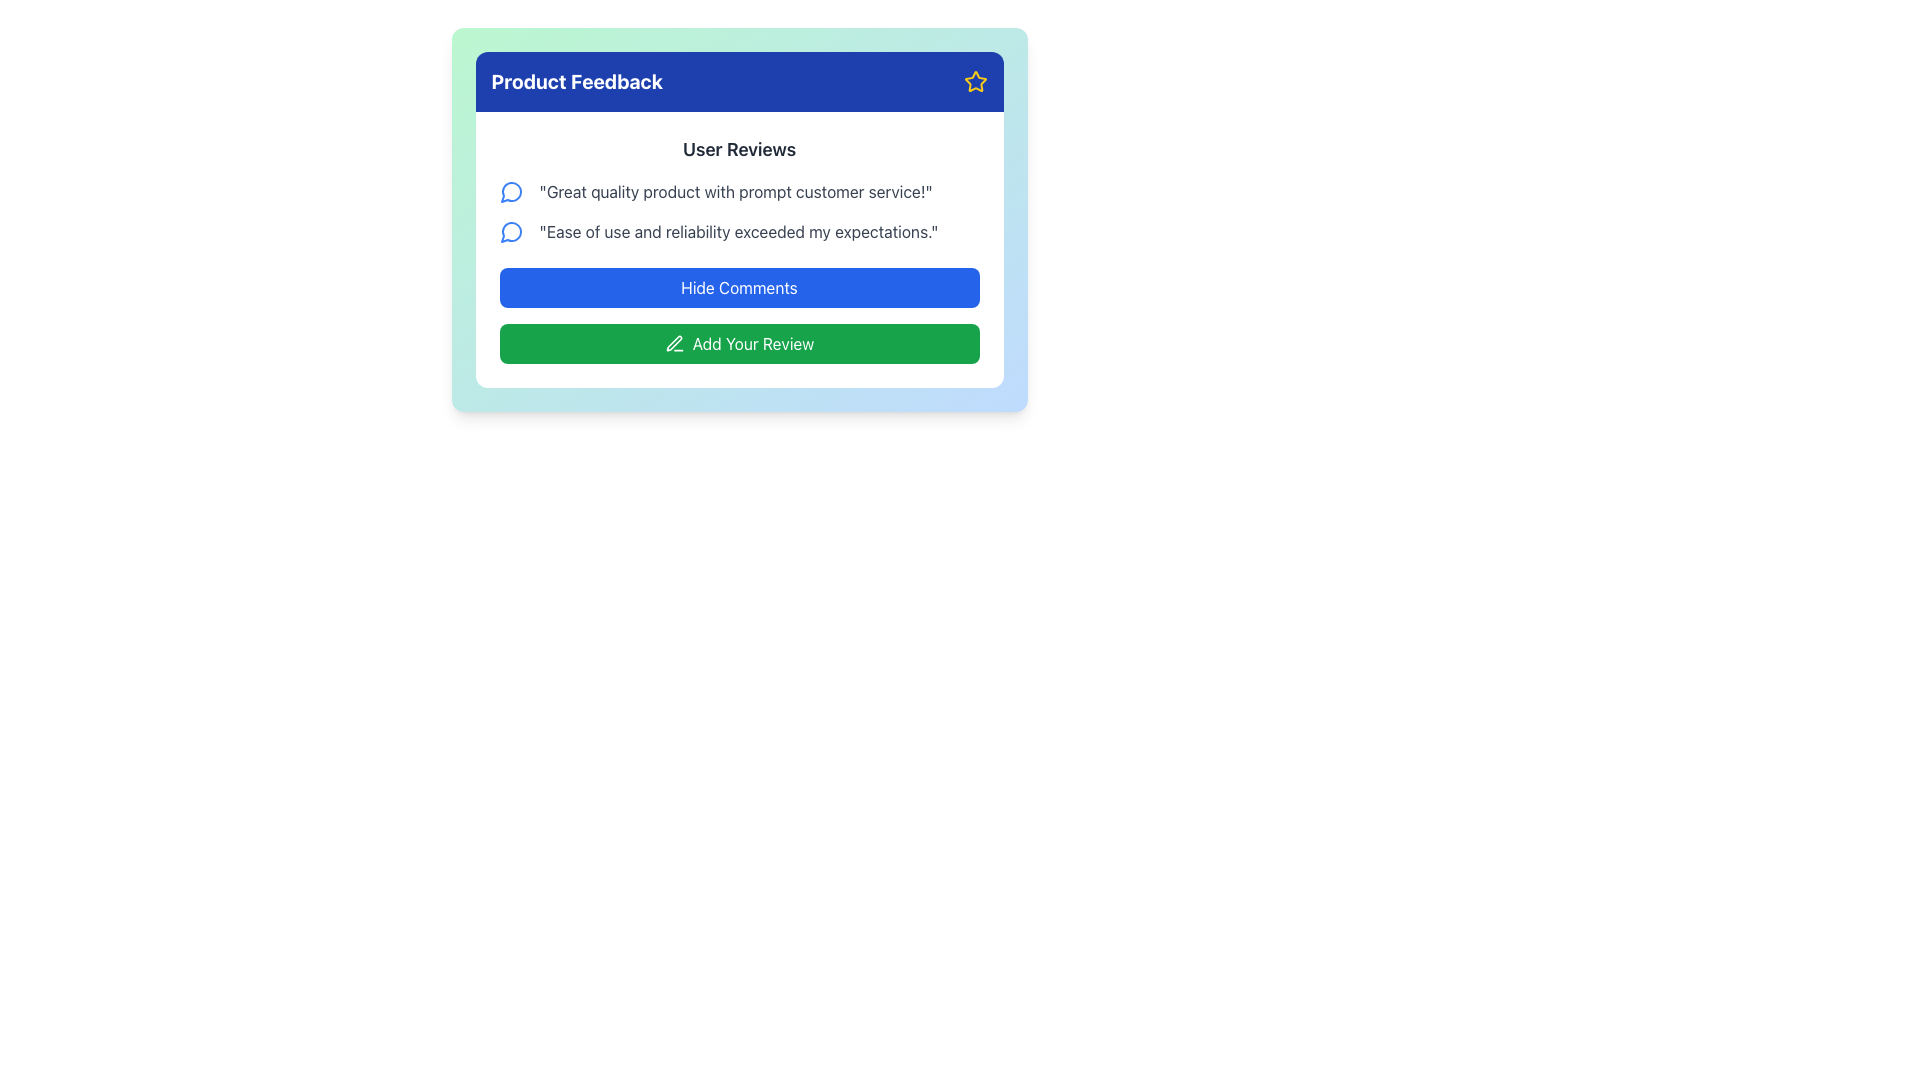  Describe the element at coordinates (975, 80) in the screenshot. I see `the yellow outlined star-shaped icon with a hollow center located in the top-right corner of the 'Product Feedback' header section` at that location.